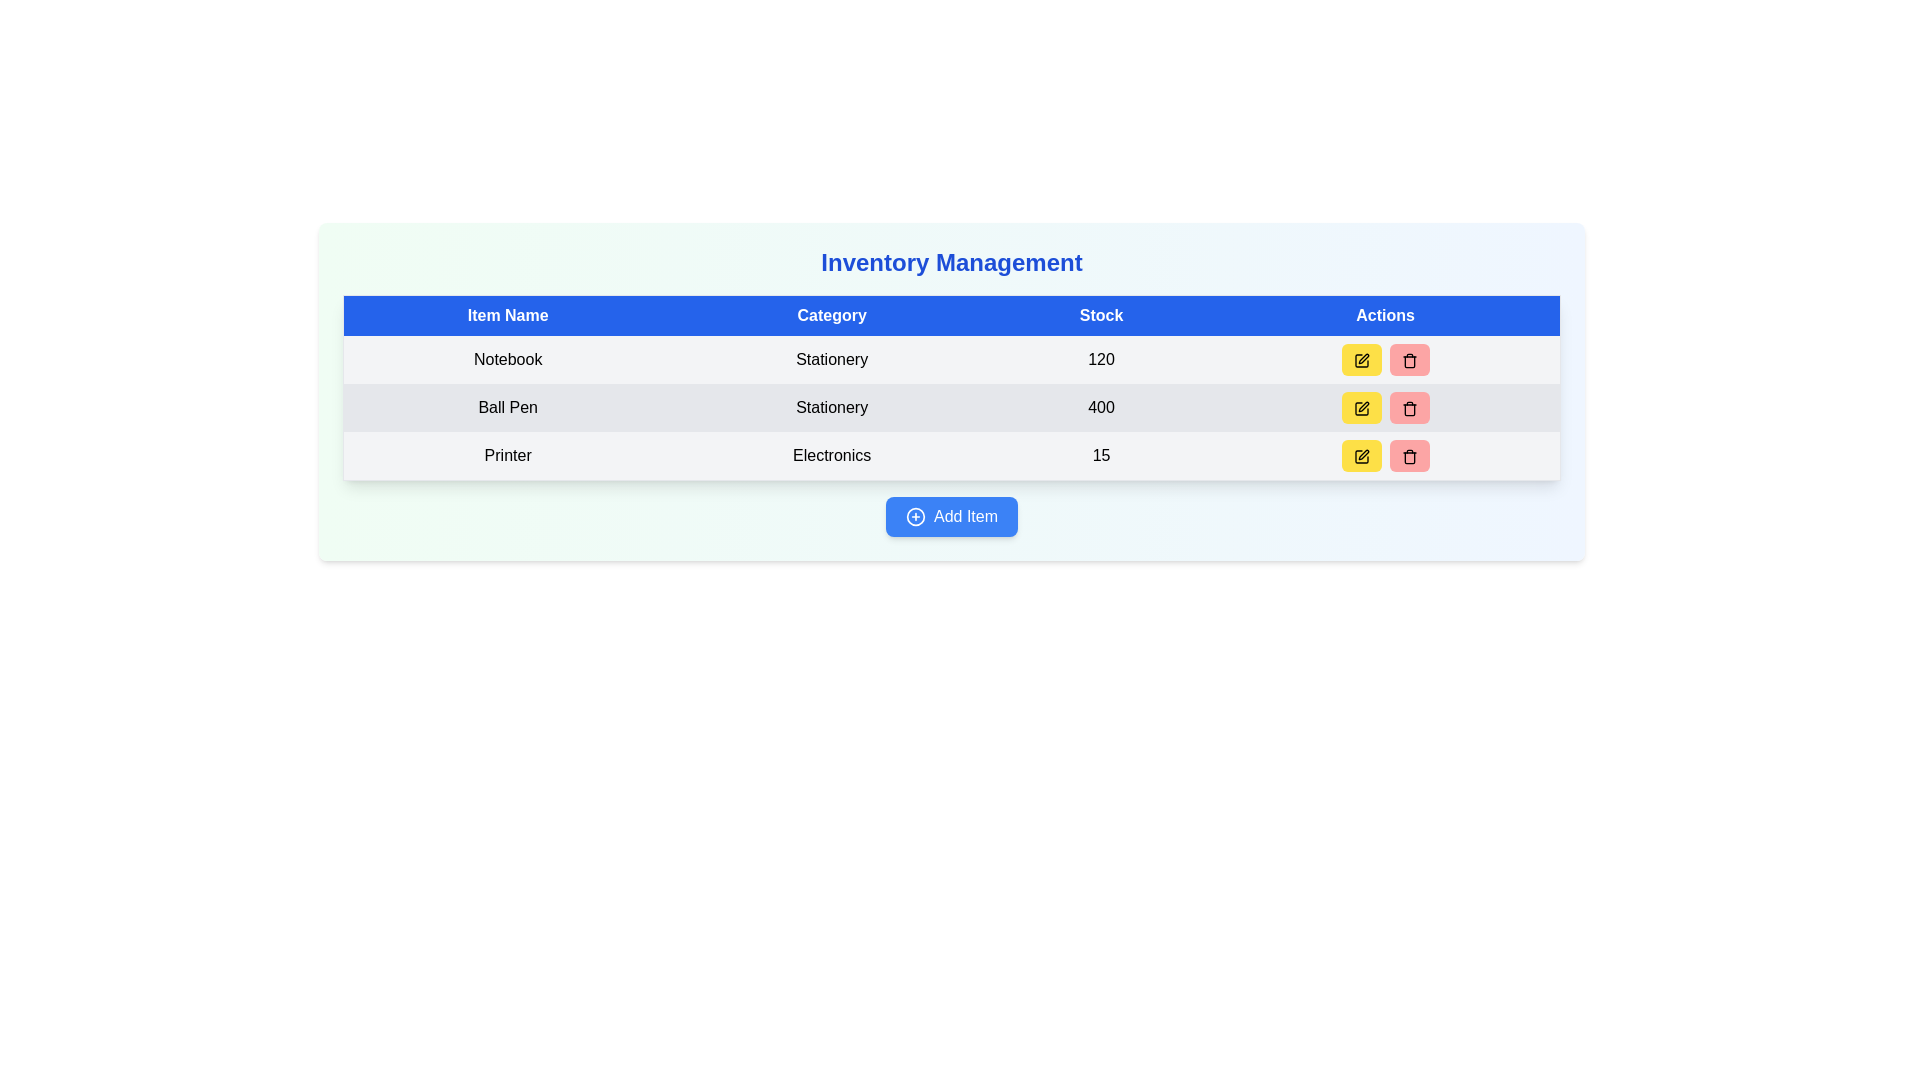 This screenshot has height=1080, width=1920. What do you see at coordinates (915, 515) in the screenshot?
I see `the circular blue icon with a plus sign inside, part of the 'Add Item' button located below the main table` at bounding box center [915, 515].